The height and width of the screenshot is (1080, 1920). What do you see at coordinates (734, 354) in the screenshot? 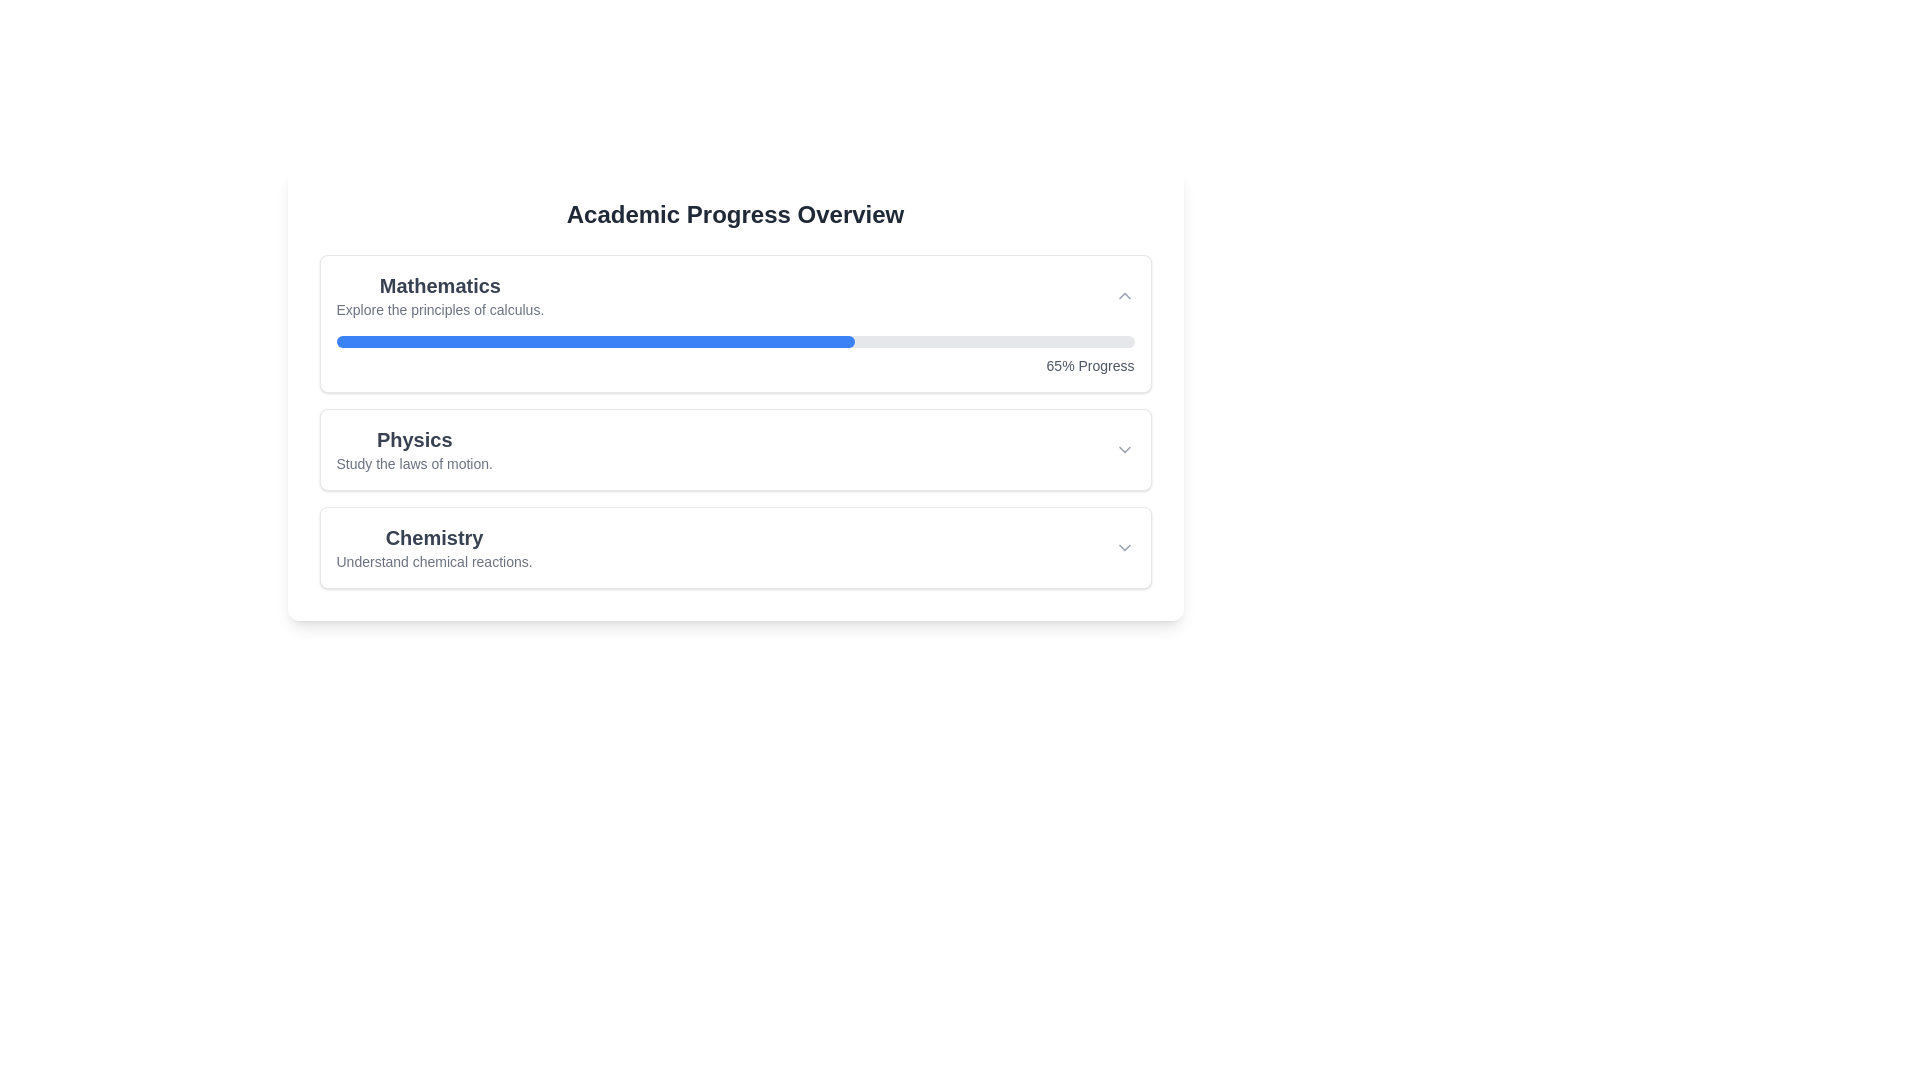
I see `the progress indicator located below the heading 'Mathematics' and the description 'Explore the principles of calculus'` at bounding box center [734, 354].